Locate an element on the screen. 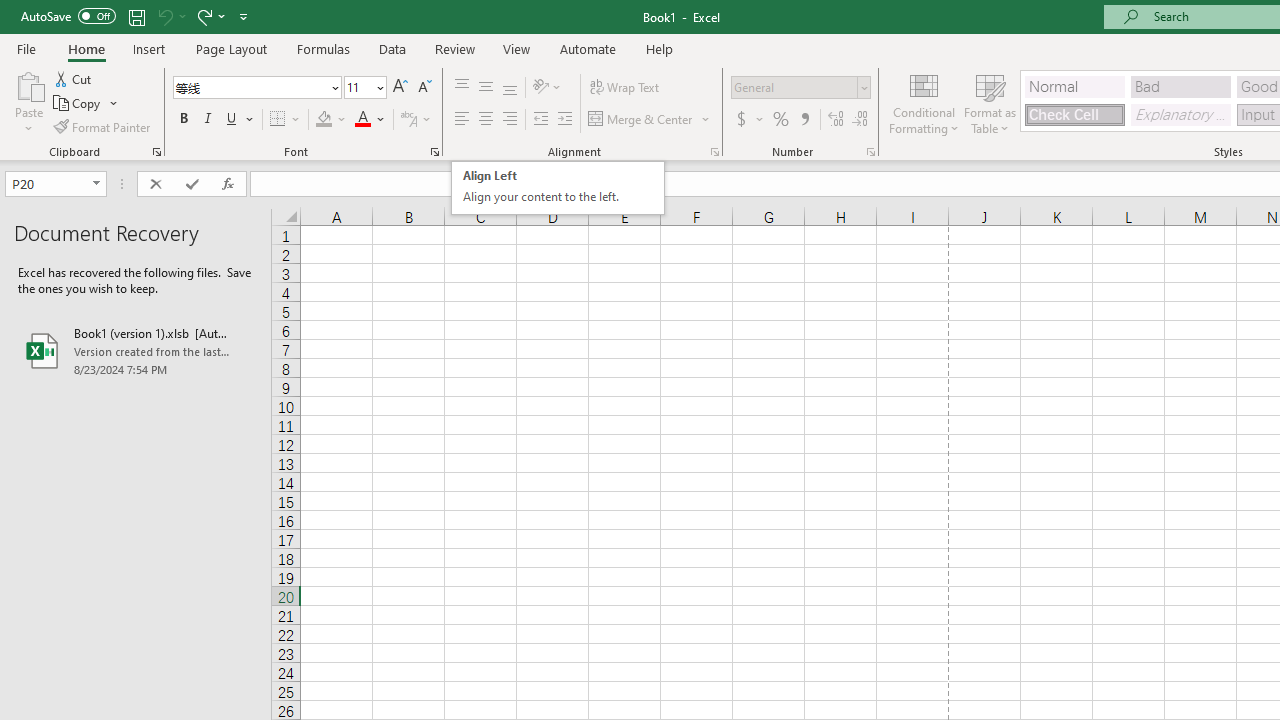 This screenshot has width=1280, height=720. 'Increase Decimal' is located at coordinates (836, 119).